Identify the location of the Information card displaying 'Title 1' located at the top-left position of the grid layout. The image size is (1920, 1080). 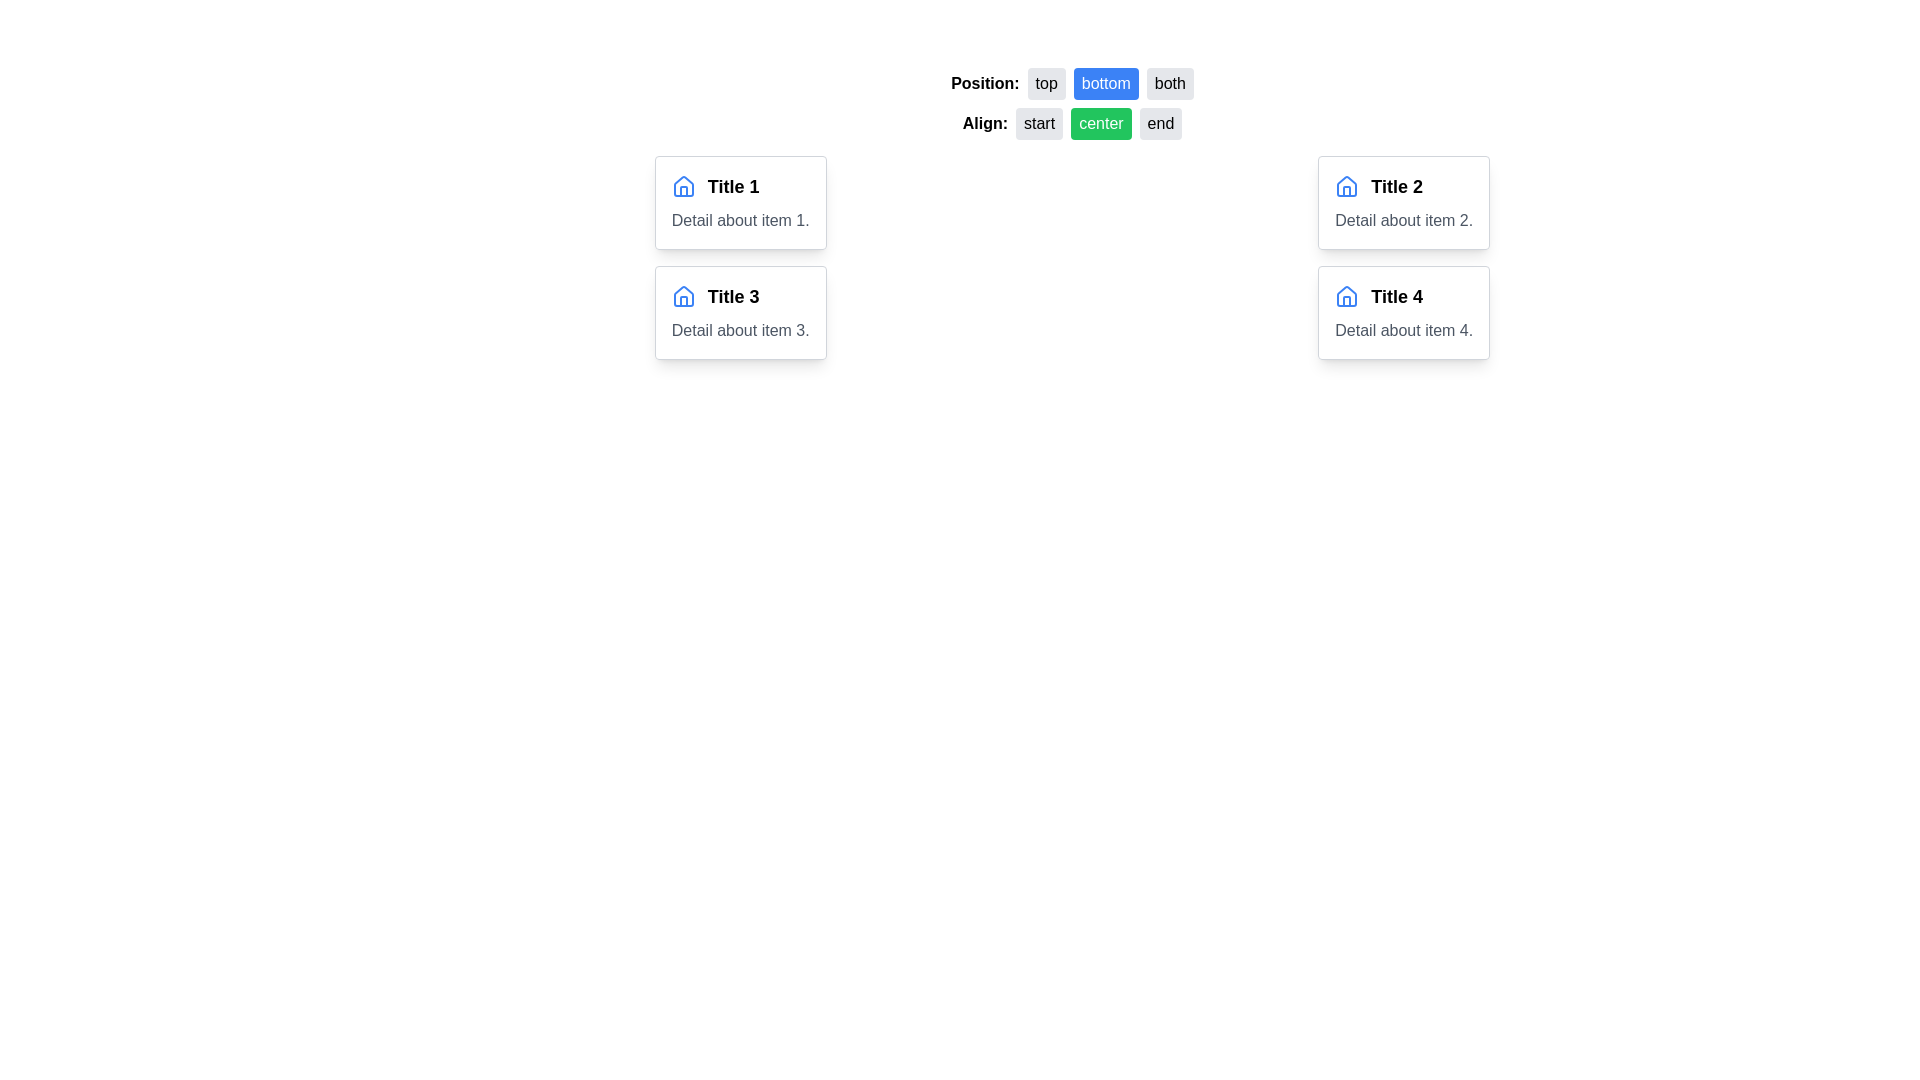
(739, 203).